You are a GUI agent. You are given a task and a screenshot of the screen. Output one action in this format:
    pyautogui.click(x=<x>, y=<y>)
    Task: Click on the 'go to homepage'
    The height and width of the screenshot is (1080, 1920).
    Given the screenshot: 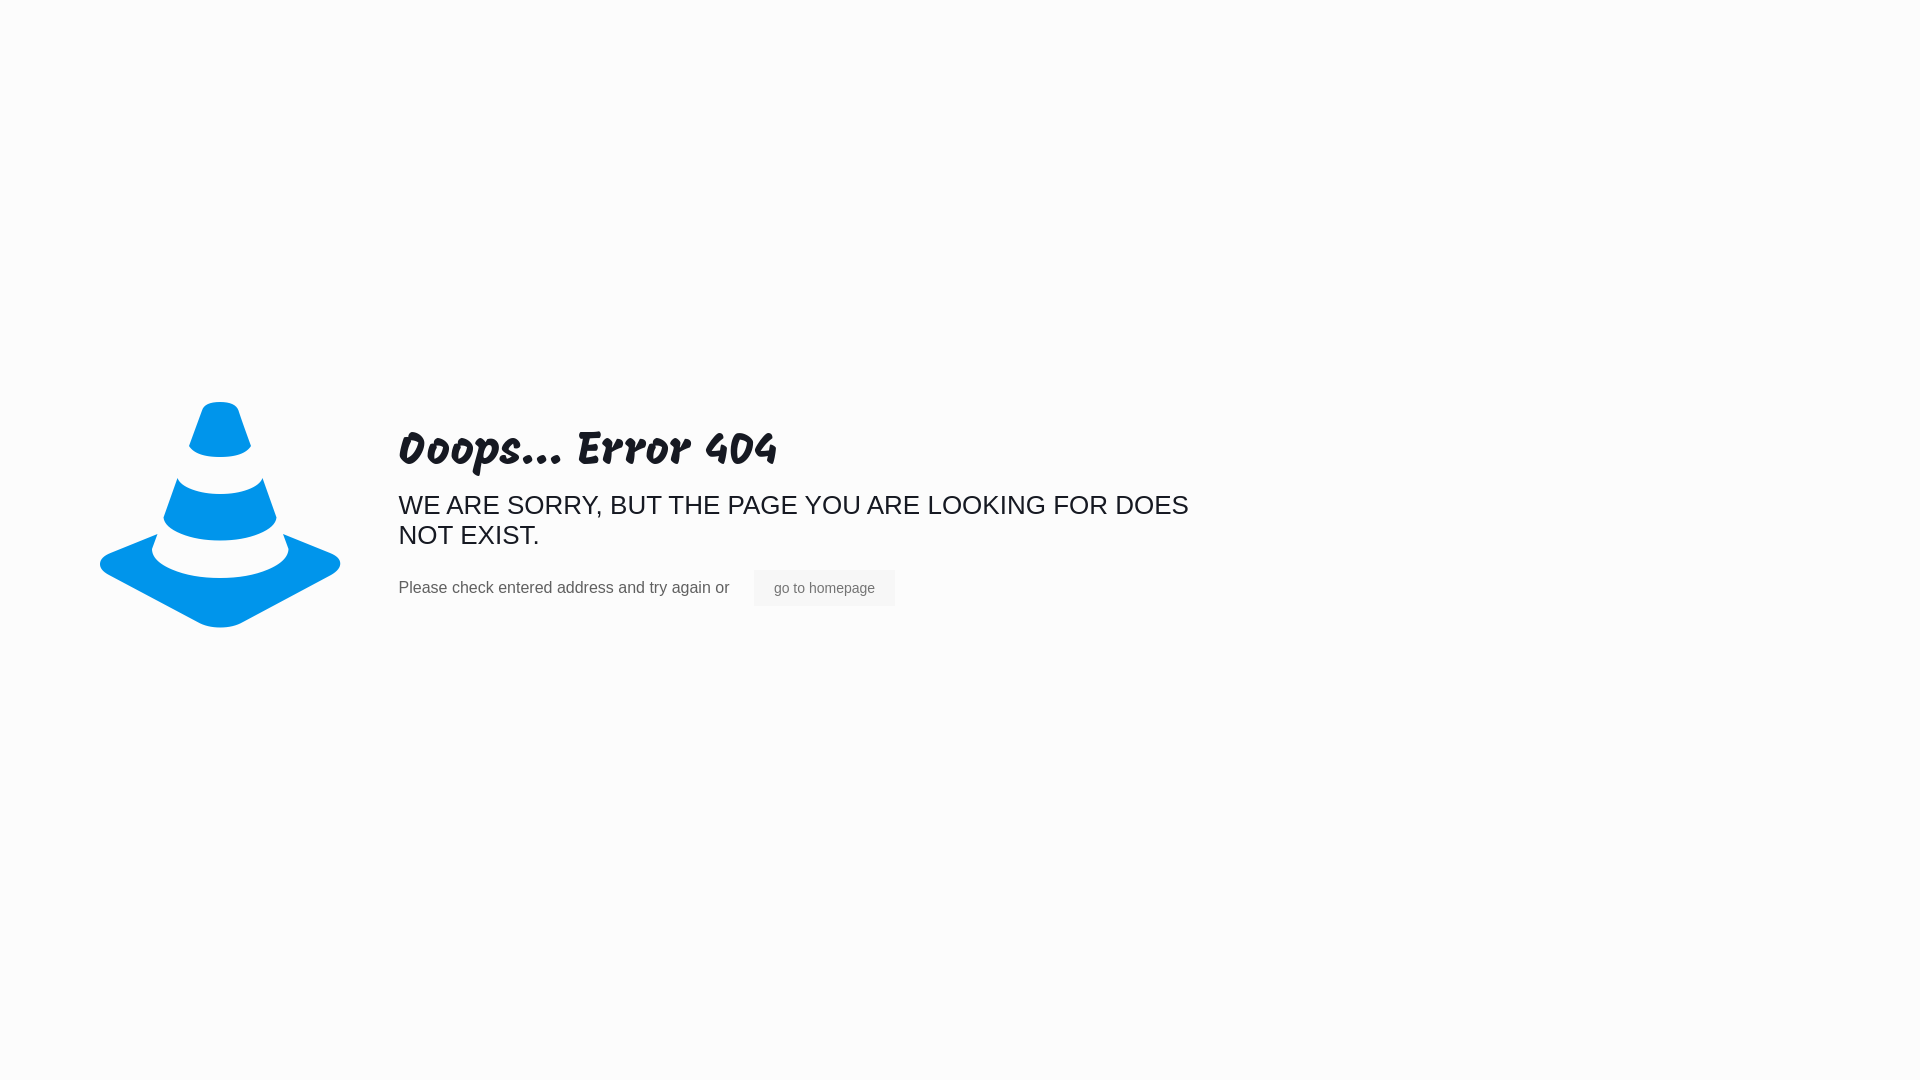 What is the action you would take?
    pyautogui.click(x=824, y=586)
    